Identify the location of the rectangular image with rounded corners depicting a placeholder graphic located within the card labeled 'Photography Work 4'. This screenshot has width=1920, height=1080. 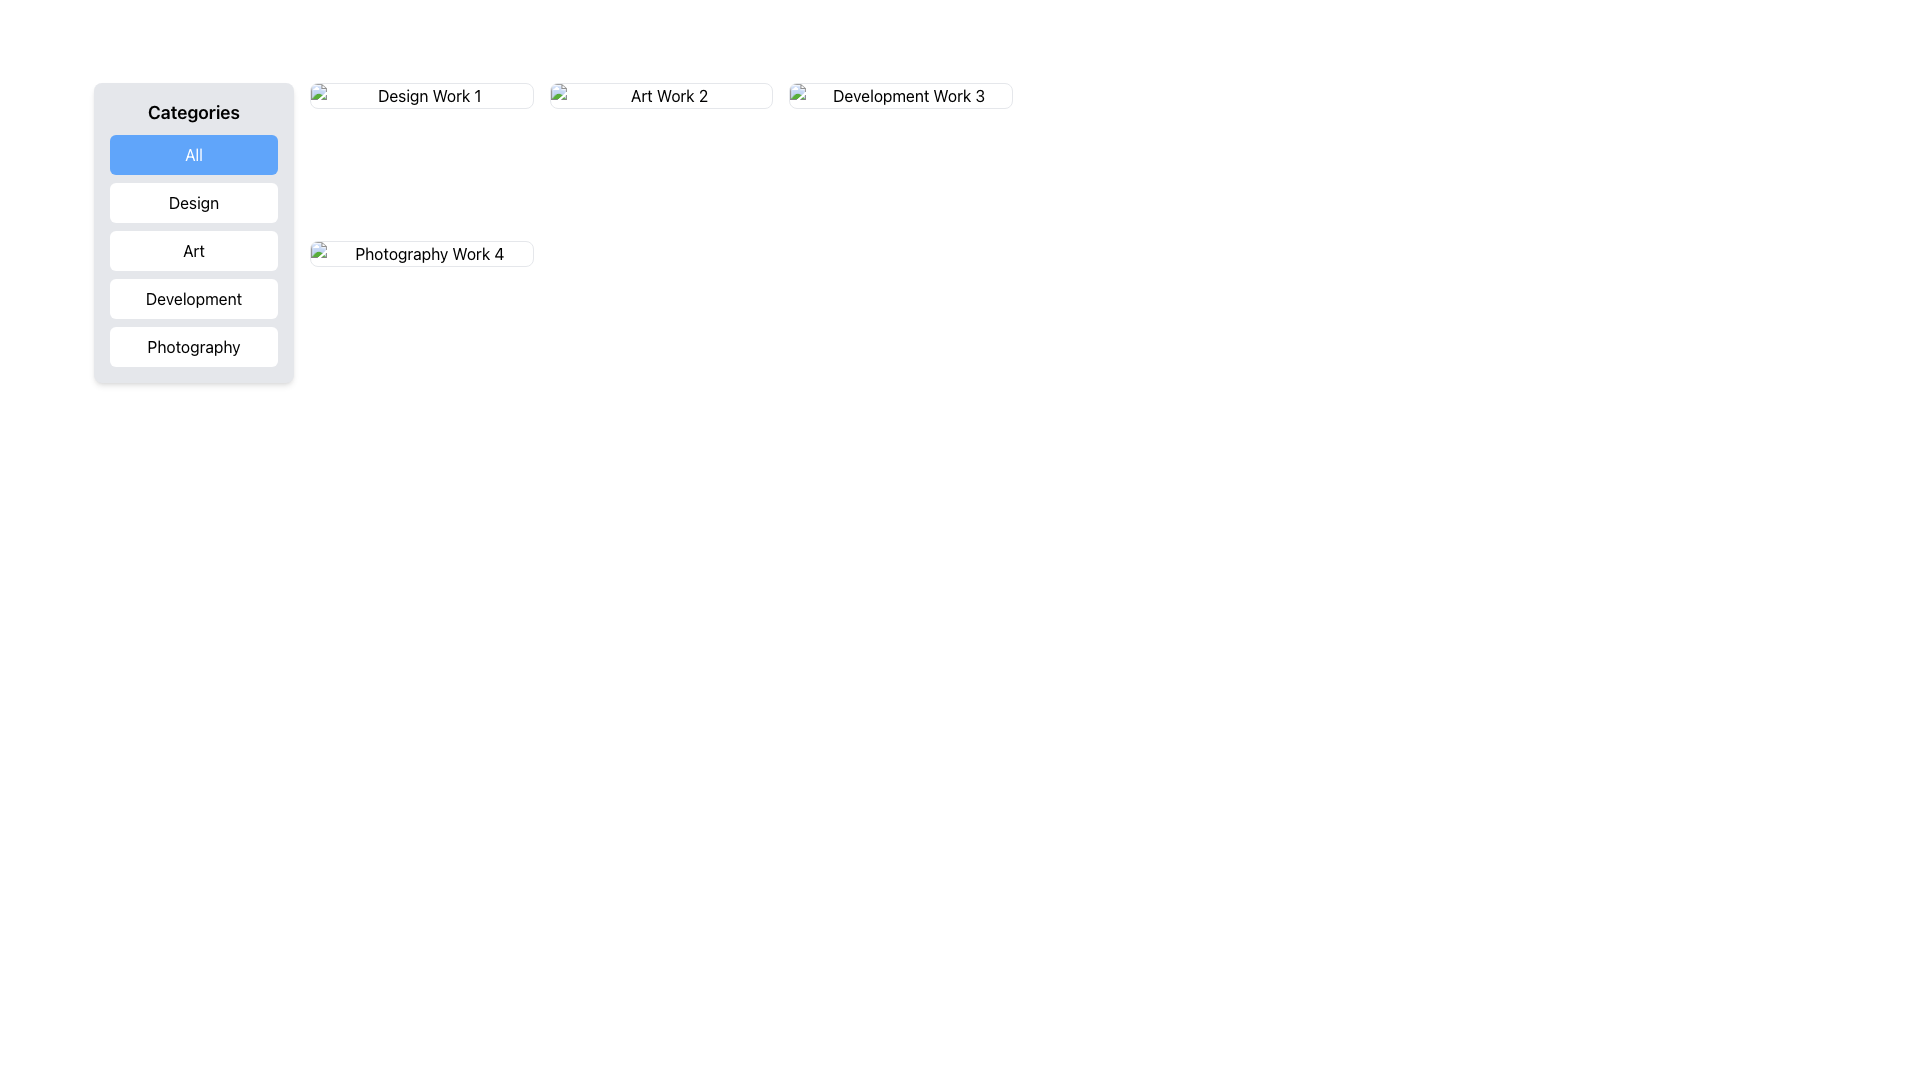
(420, 253).